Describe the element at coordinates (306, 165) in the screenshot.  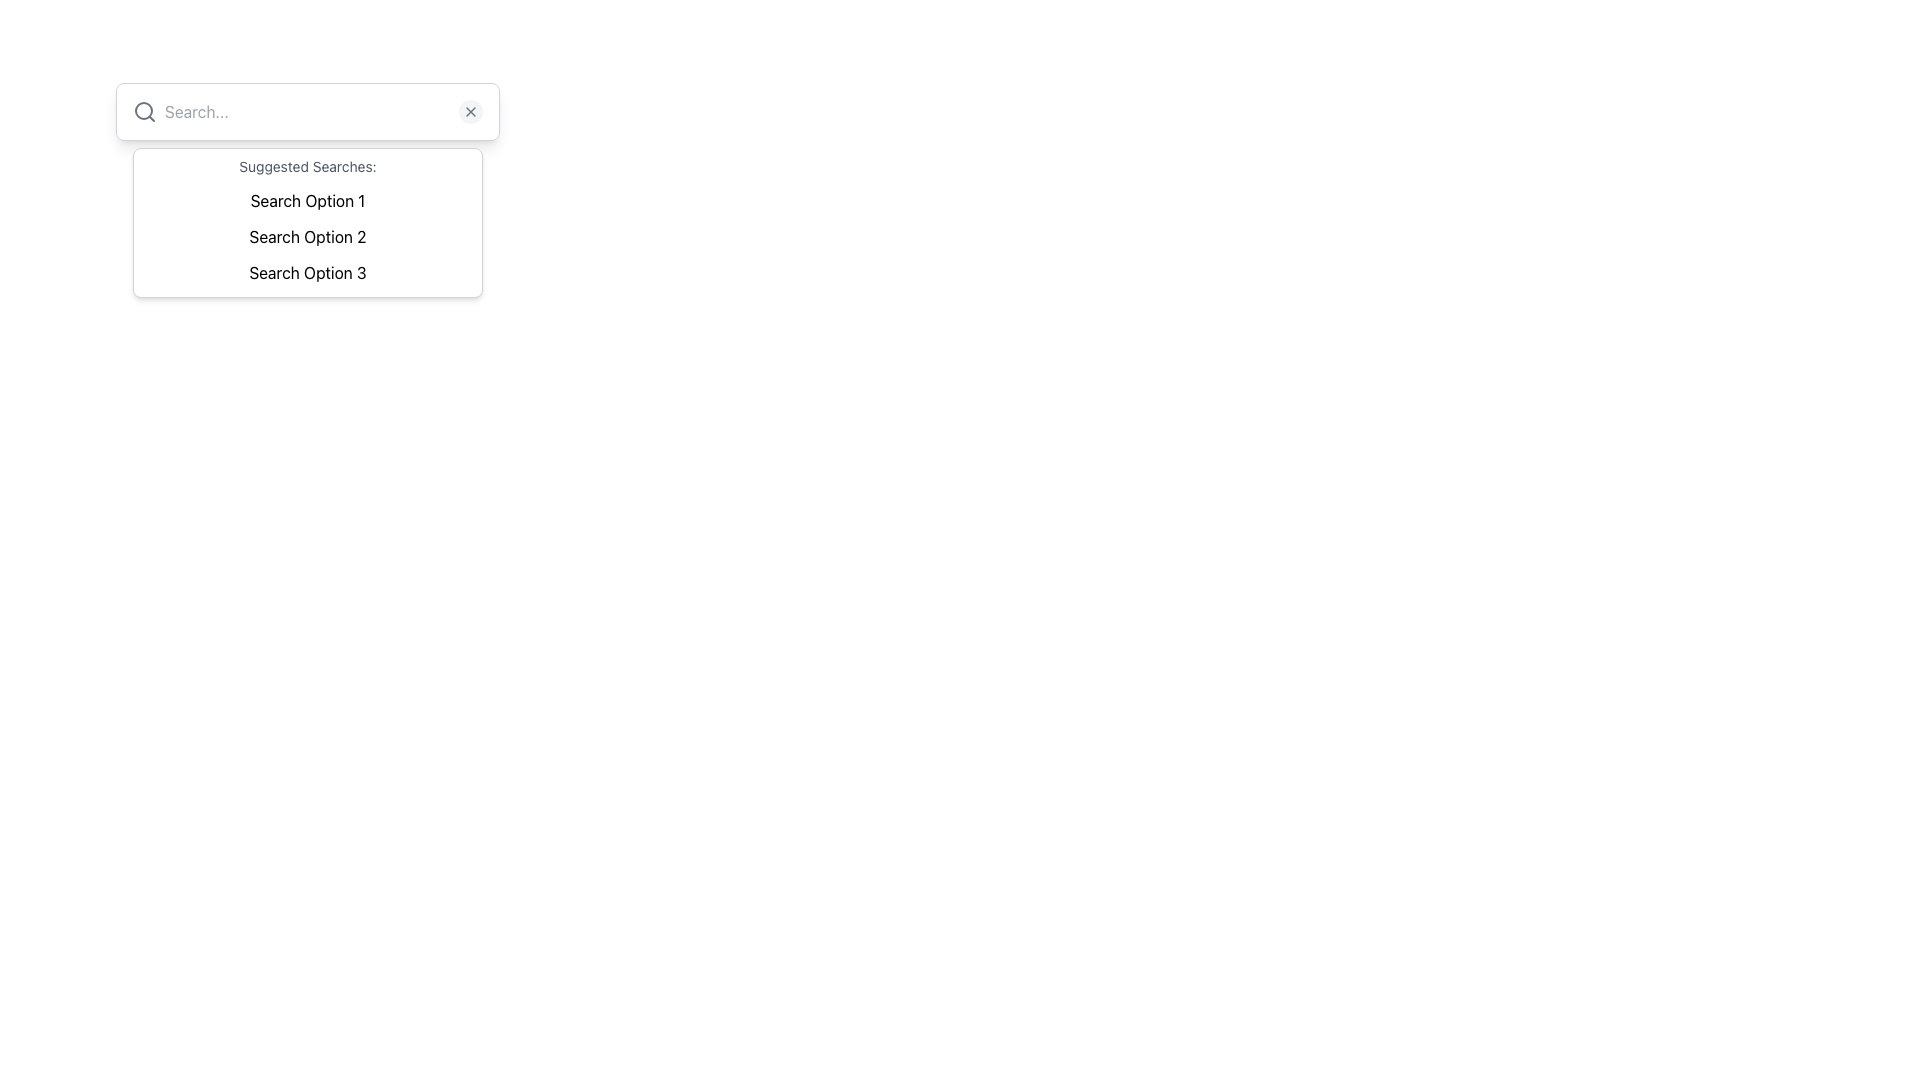
I see `the text label displaying 'Suggested Searches:' which is positioned at the top of a dropdown suggestion box` at that location.